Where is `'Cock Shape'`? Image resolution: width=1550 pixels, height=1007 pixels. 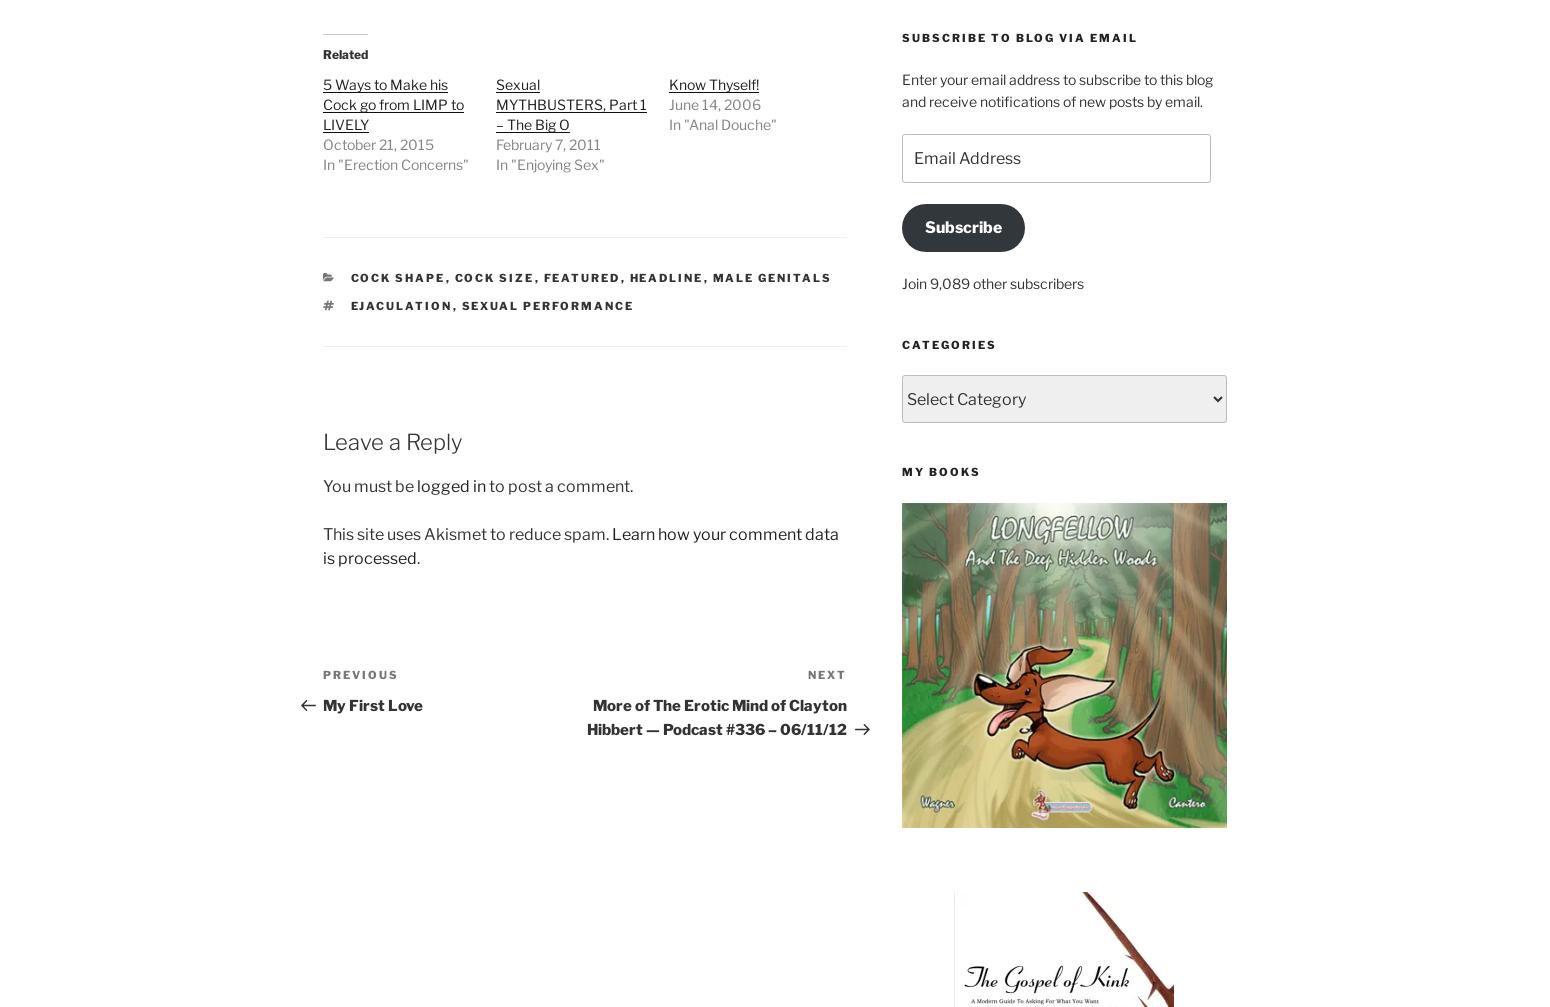
'Cock Shape' is located at coordinates (397, 278).